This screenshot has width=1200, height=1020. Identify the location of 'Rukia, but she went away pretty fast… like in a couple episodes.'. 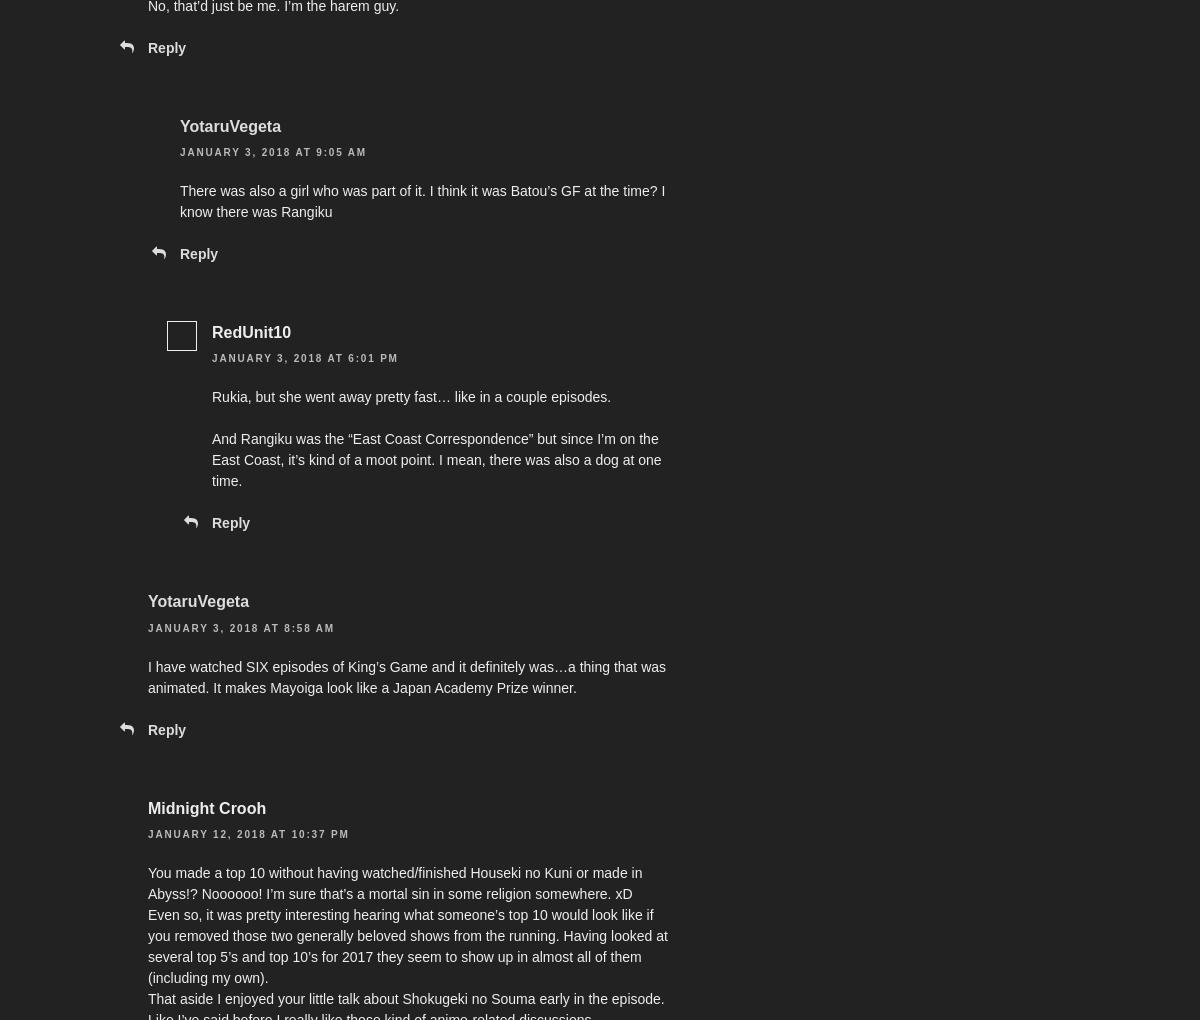
(411, 396).